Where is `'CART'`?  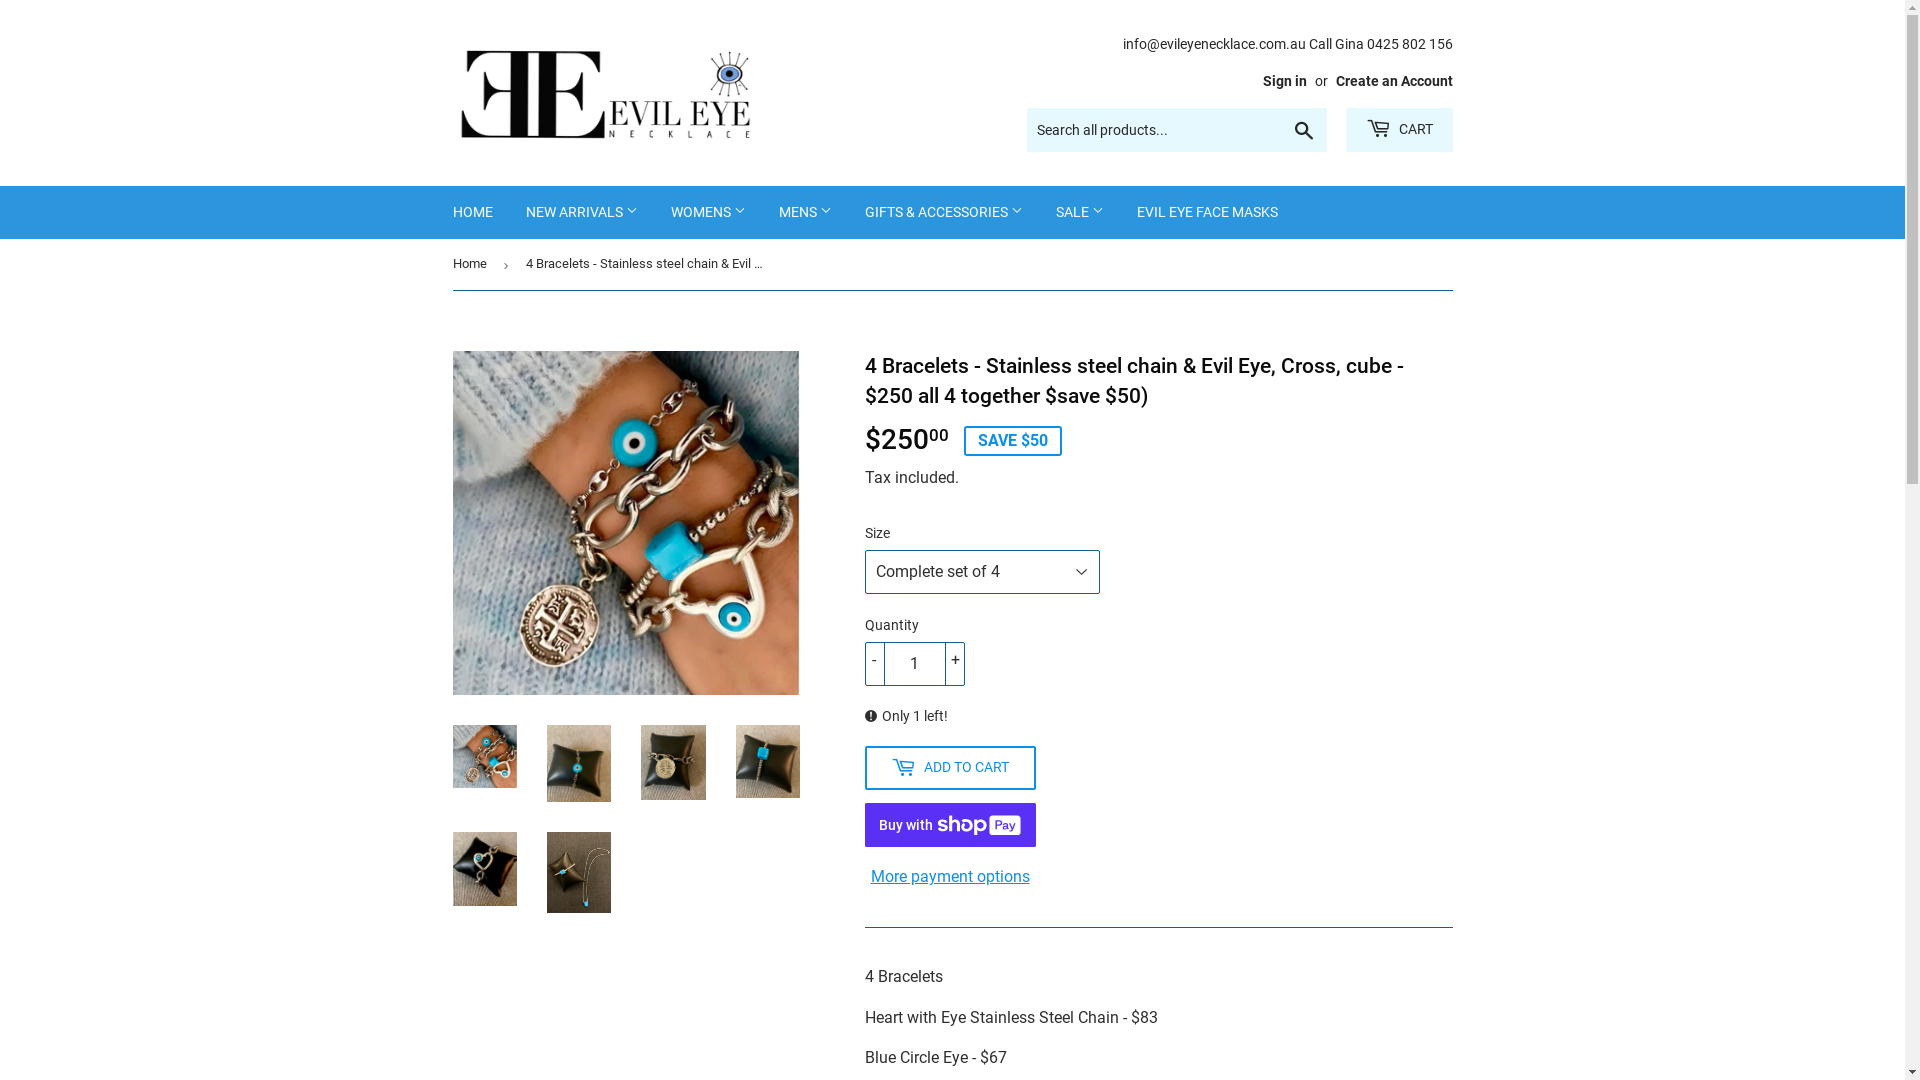
'CART' is located at coordinates (1398, 130).